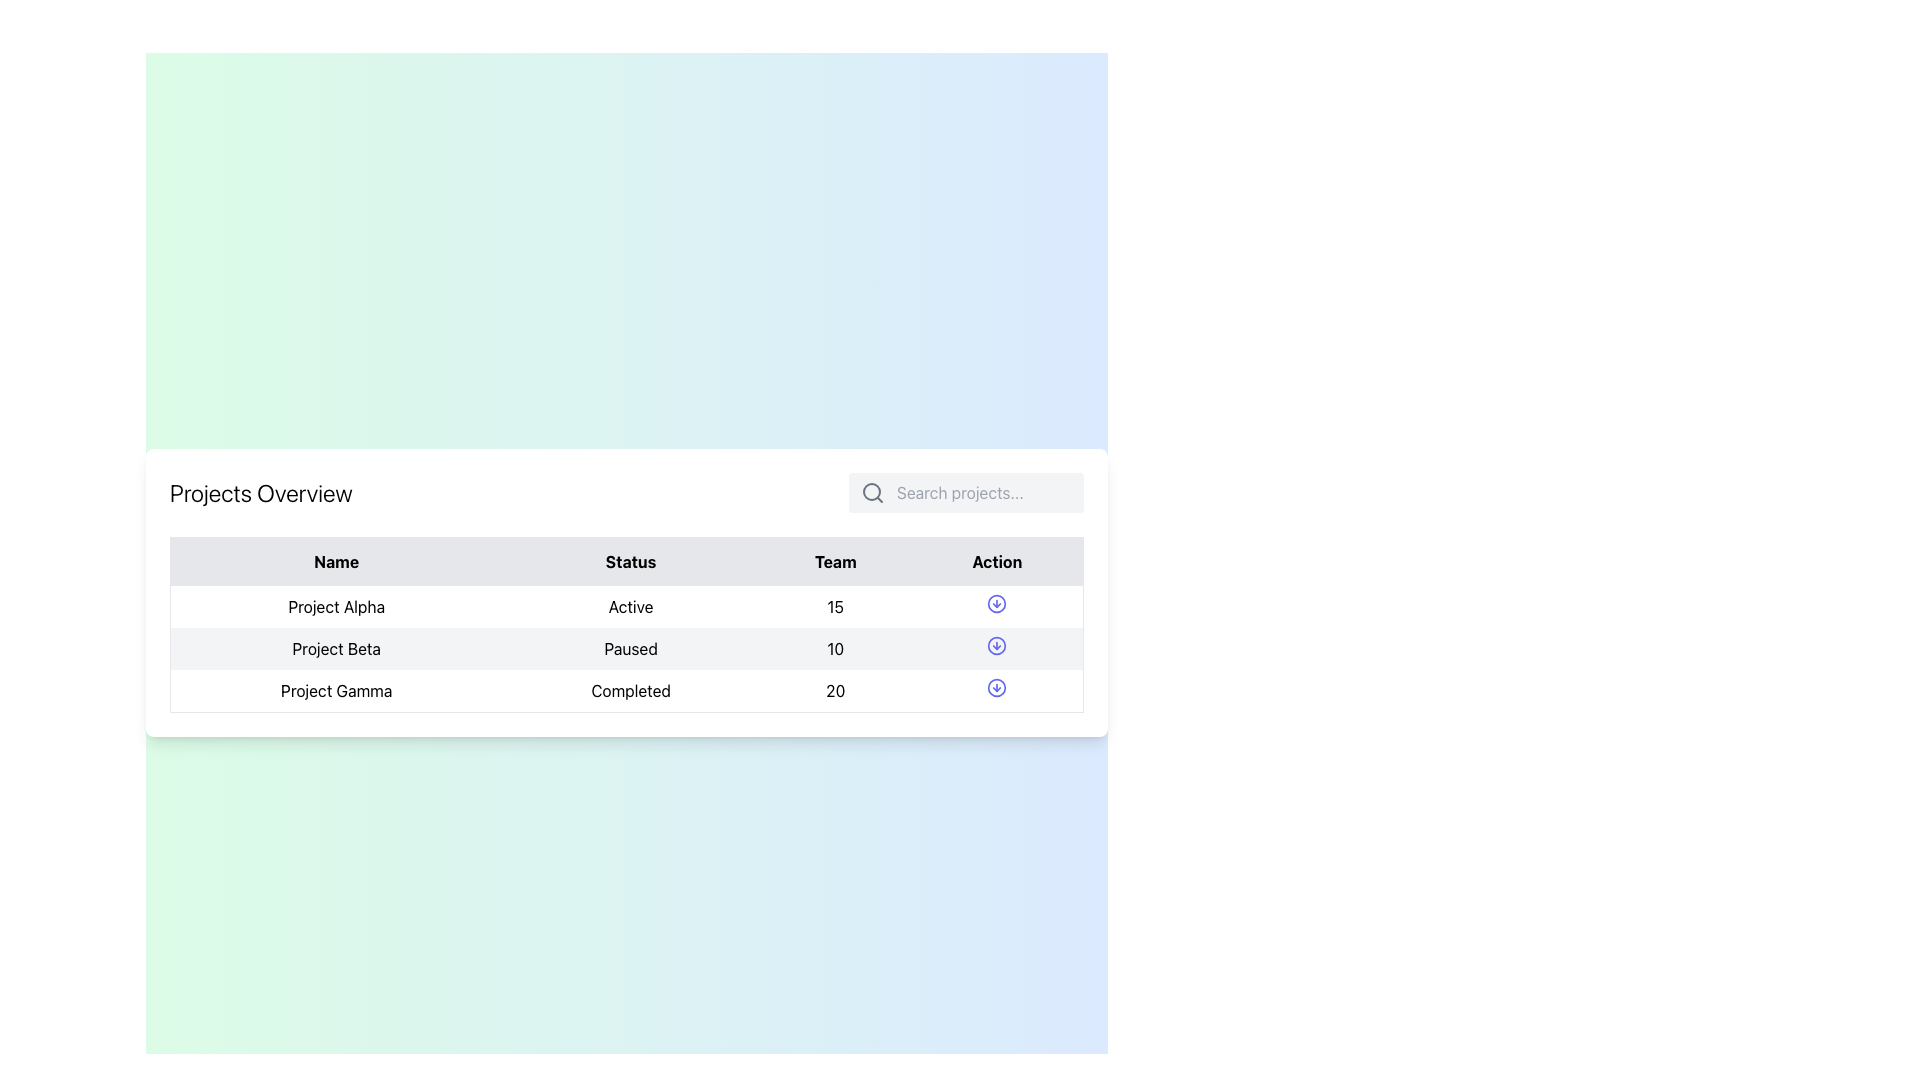 This screenshot has height=1080, width=1920. What do you see at coordinates (336, 648) in the screenshot?
I see `the text label displaying 'Project Beta' in the second row of the 'Name' column of the table under 'Projects Overview'` at bounding box center [336, 648].